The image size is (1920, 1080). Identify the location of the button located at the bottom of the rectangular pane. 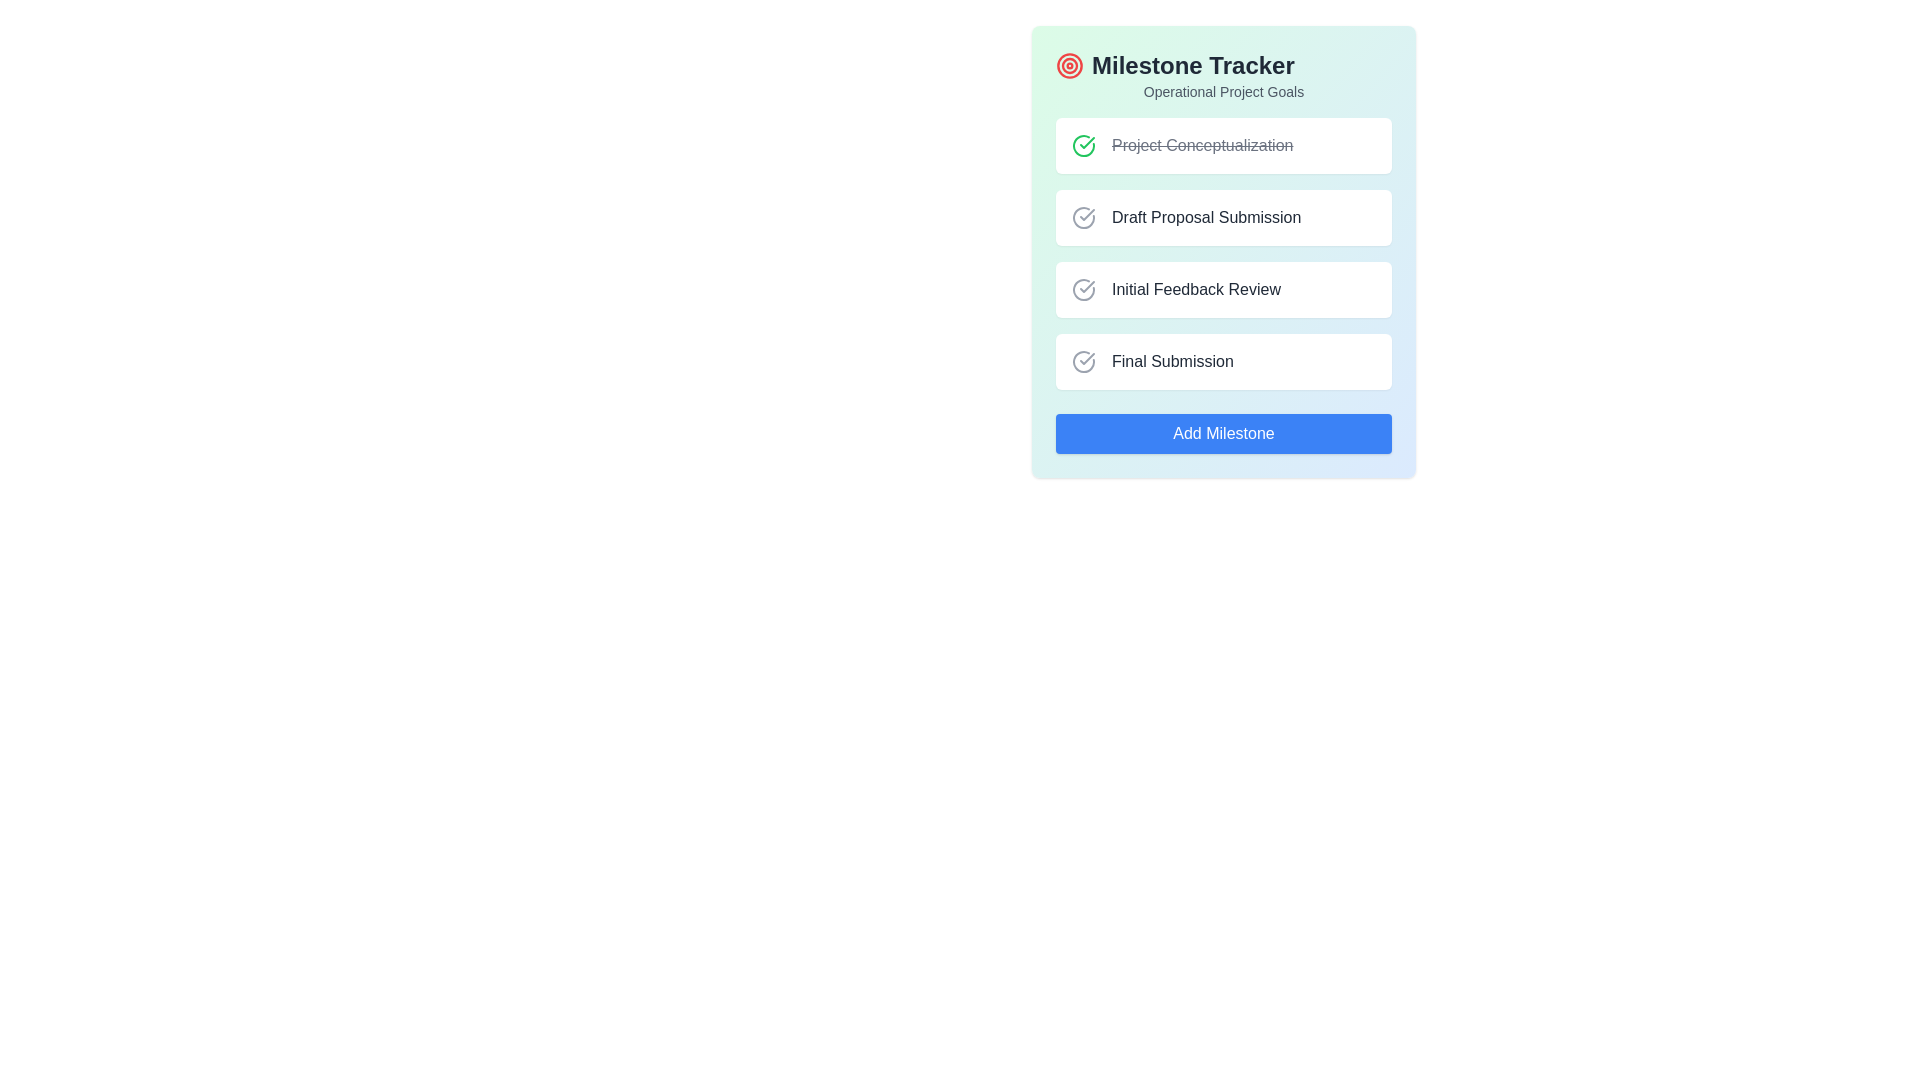
(1223, 433).